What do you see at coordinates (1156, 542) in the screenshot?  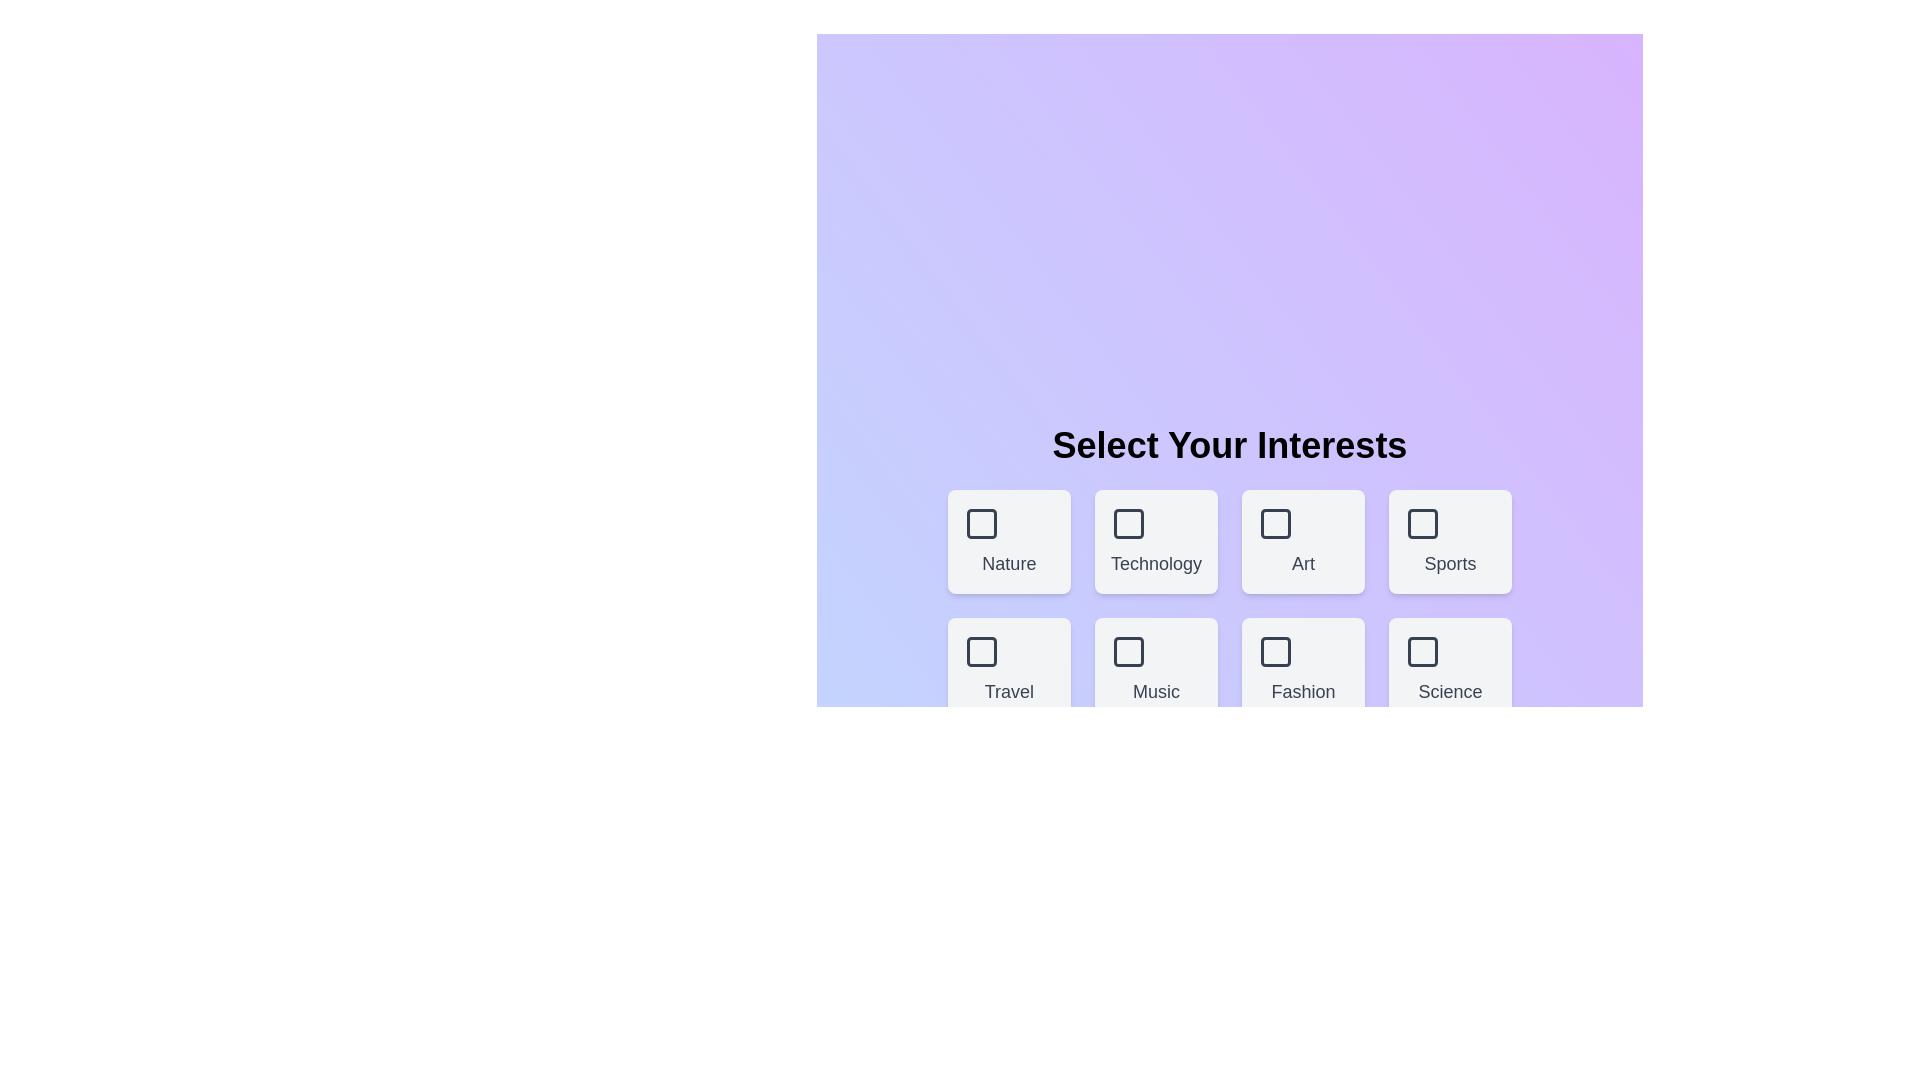 I see `the box corresponding to the theme Technology to select or deselect it` at bounding box center [1156, 542].